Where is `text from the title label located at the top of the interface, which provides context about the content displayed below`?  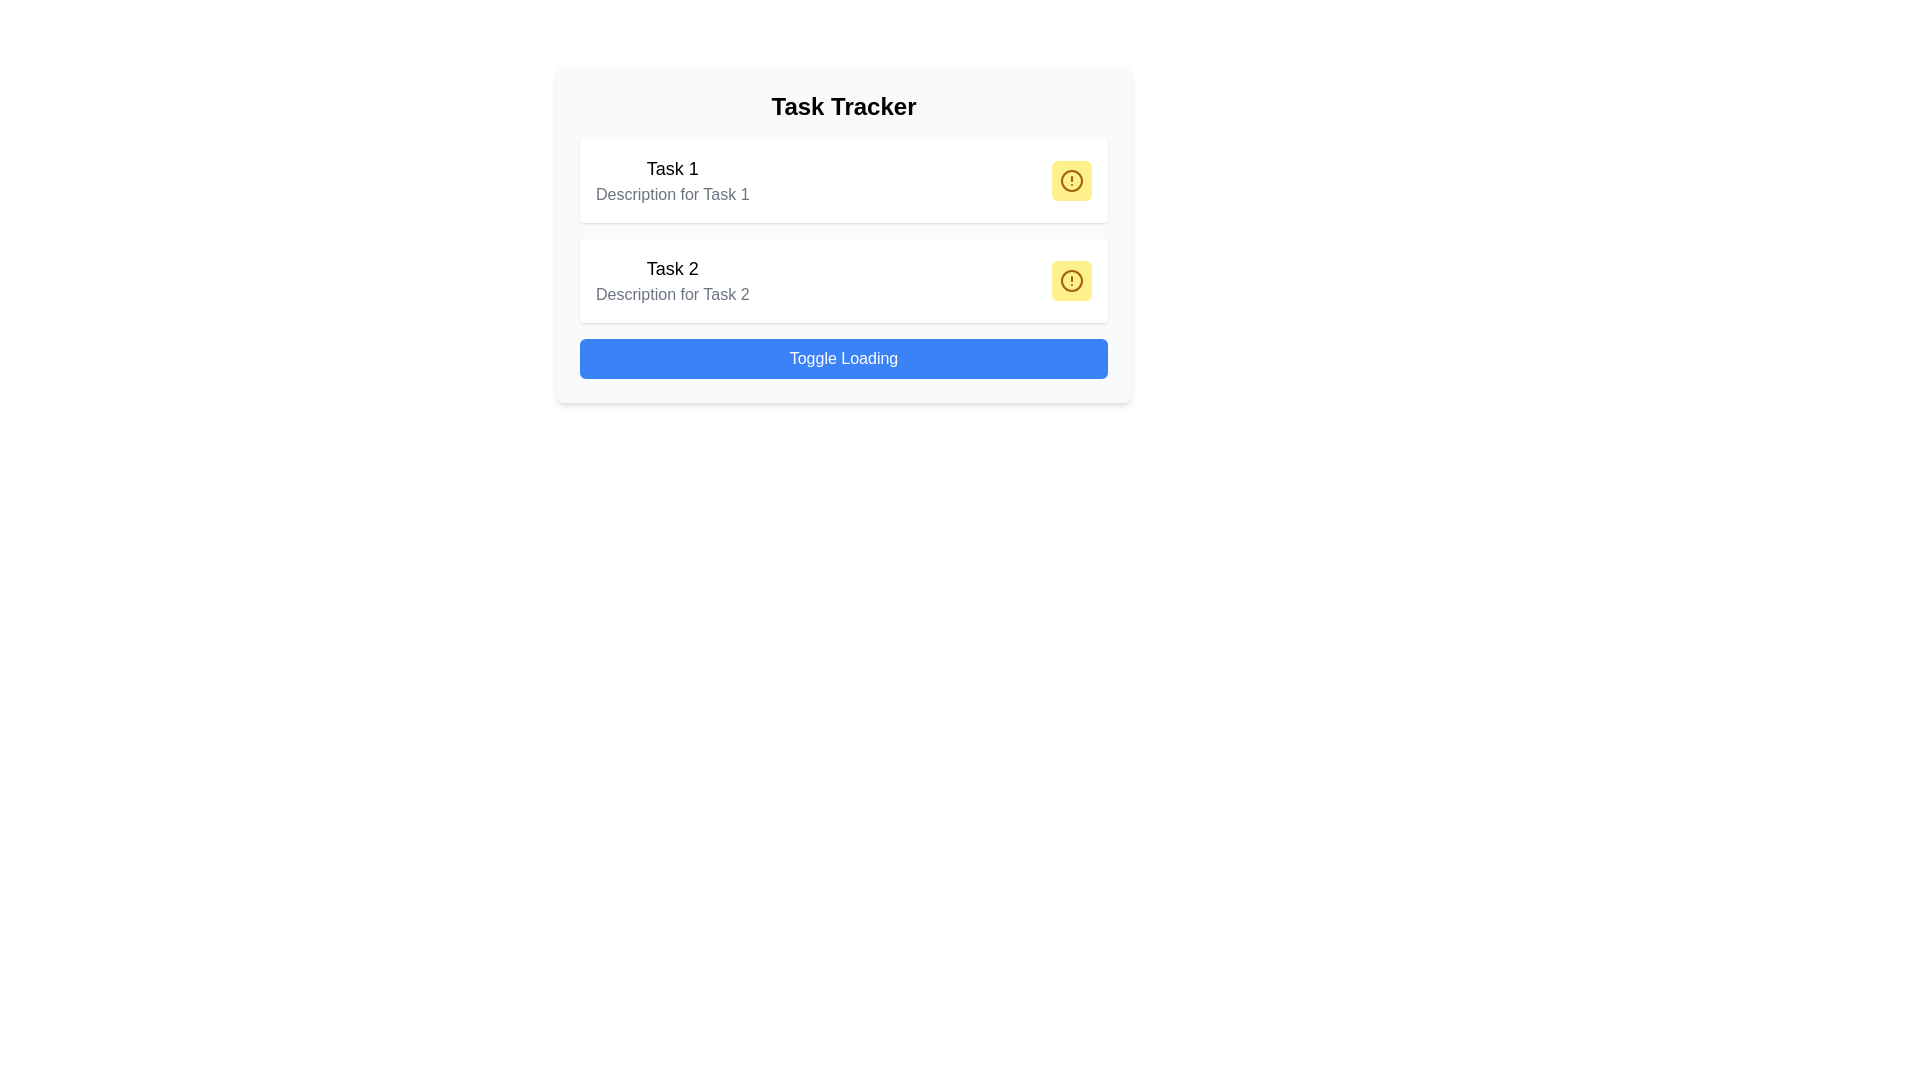
text from the title label located at the top of the interface, which provides context about the content displayed below is located at coordinates (844, 107).